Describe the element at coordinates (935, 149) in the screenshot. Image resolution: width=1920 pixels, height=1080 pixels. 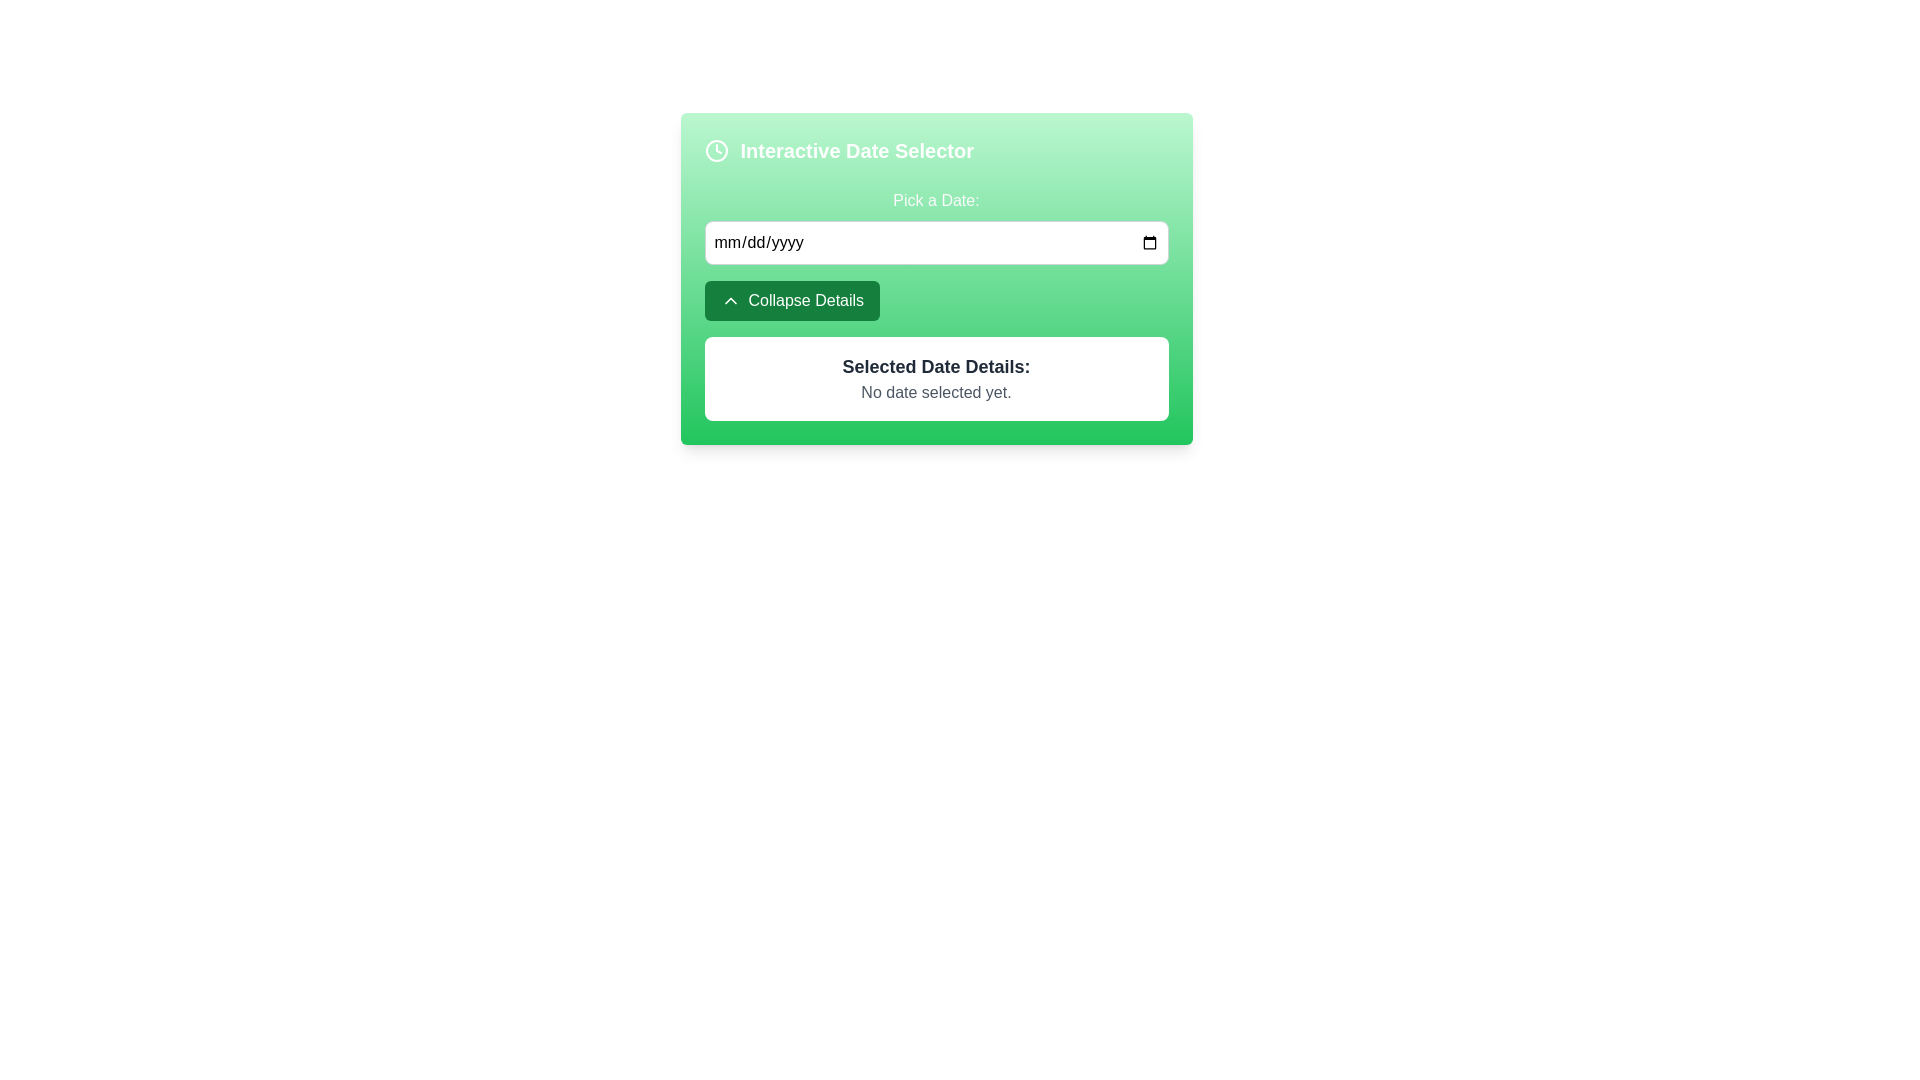
I see `the center of the Text Label with Icon that serves as the header for the date selection tool, despite it likely being non-interactive` at that location.